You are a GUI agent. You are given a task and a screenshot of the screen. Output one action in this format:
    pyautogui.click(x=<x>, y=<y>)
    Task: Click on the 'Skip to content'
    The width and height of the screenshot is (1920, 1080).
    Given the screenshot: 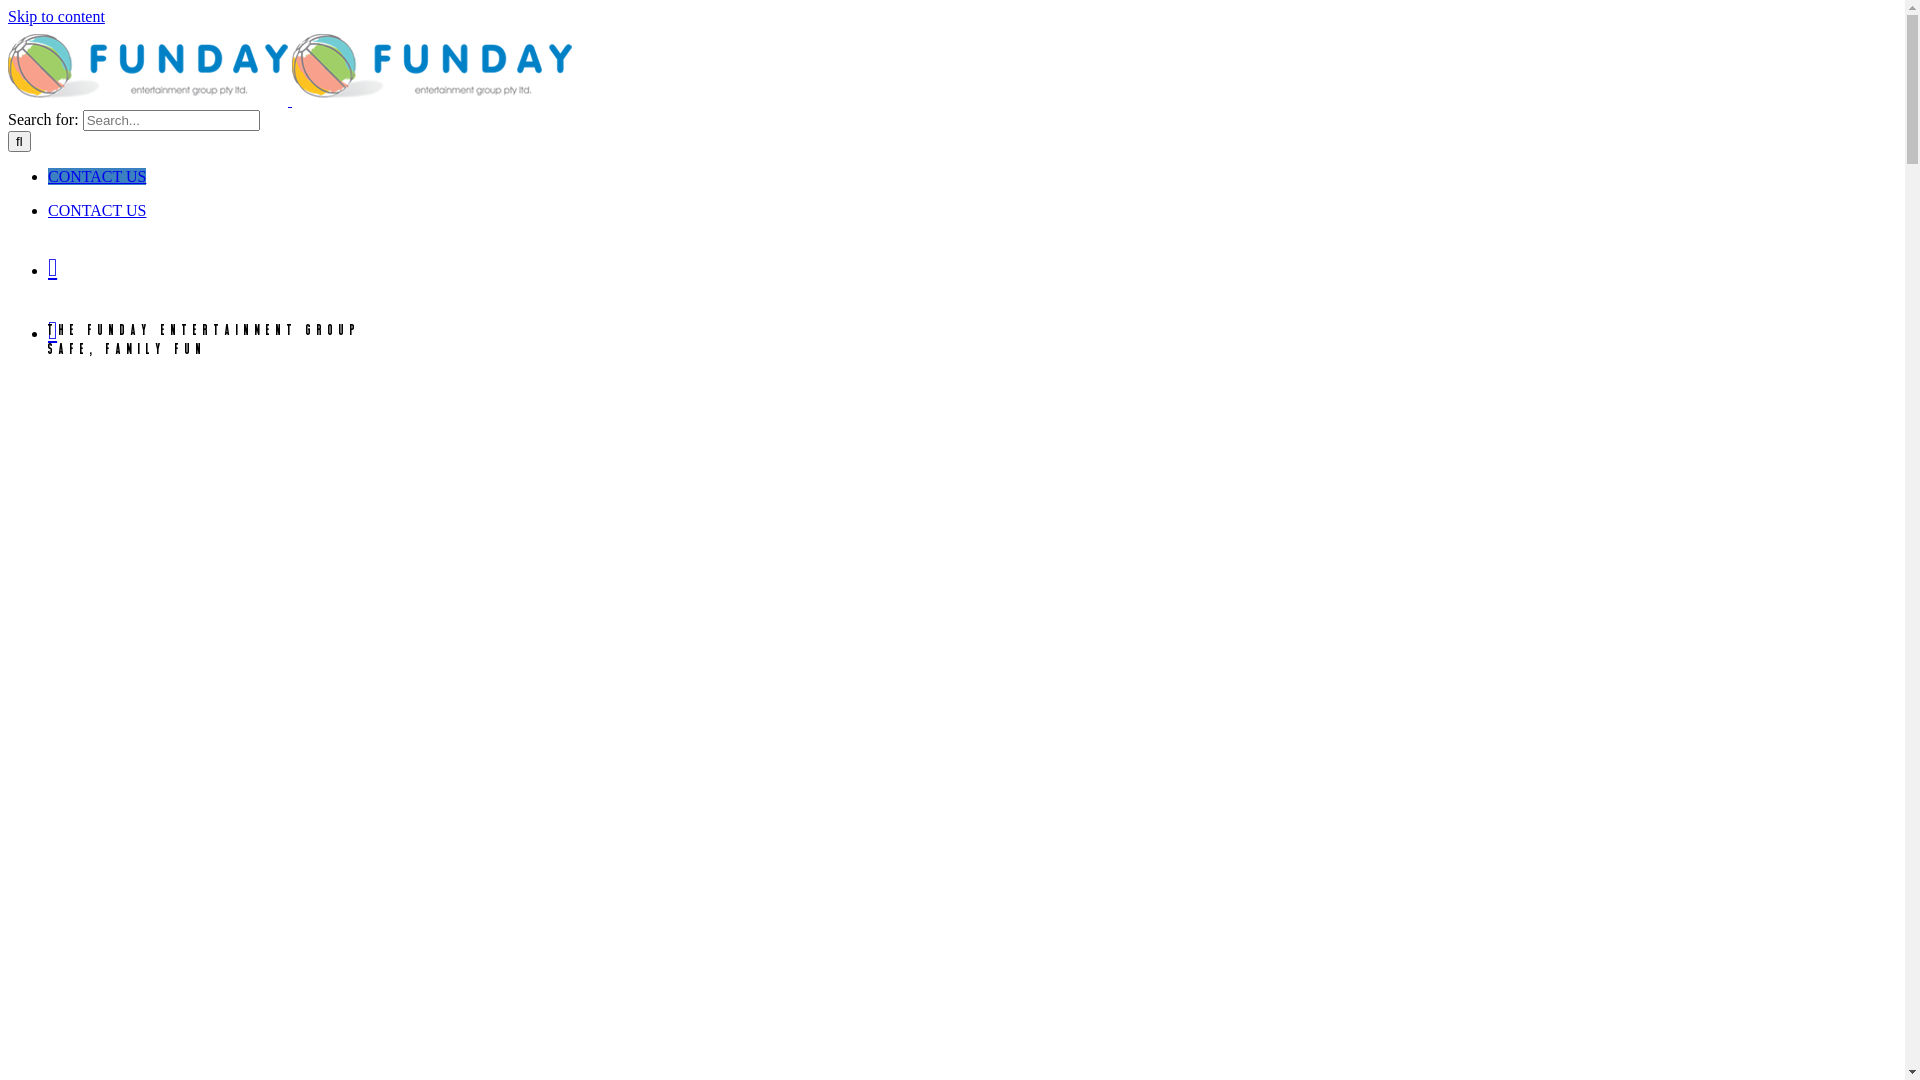 What is the action you would take?
    pyautogui.click(x=56, y=16)
    